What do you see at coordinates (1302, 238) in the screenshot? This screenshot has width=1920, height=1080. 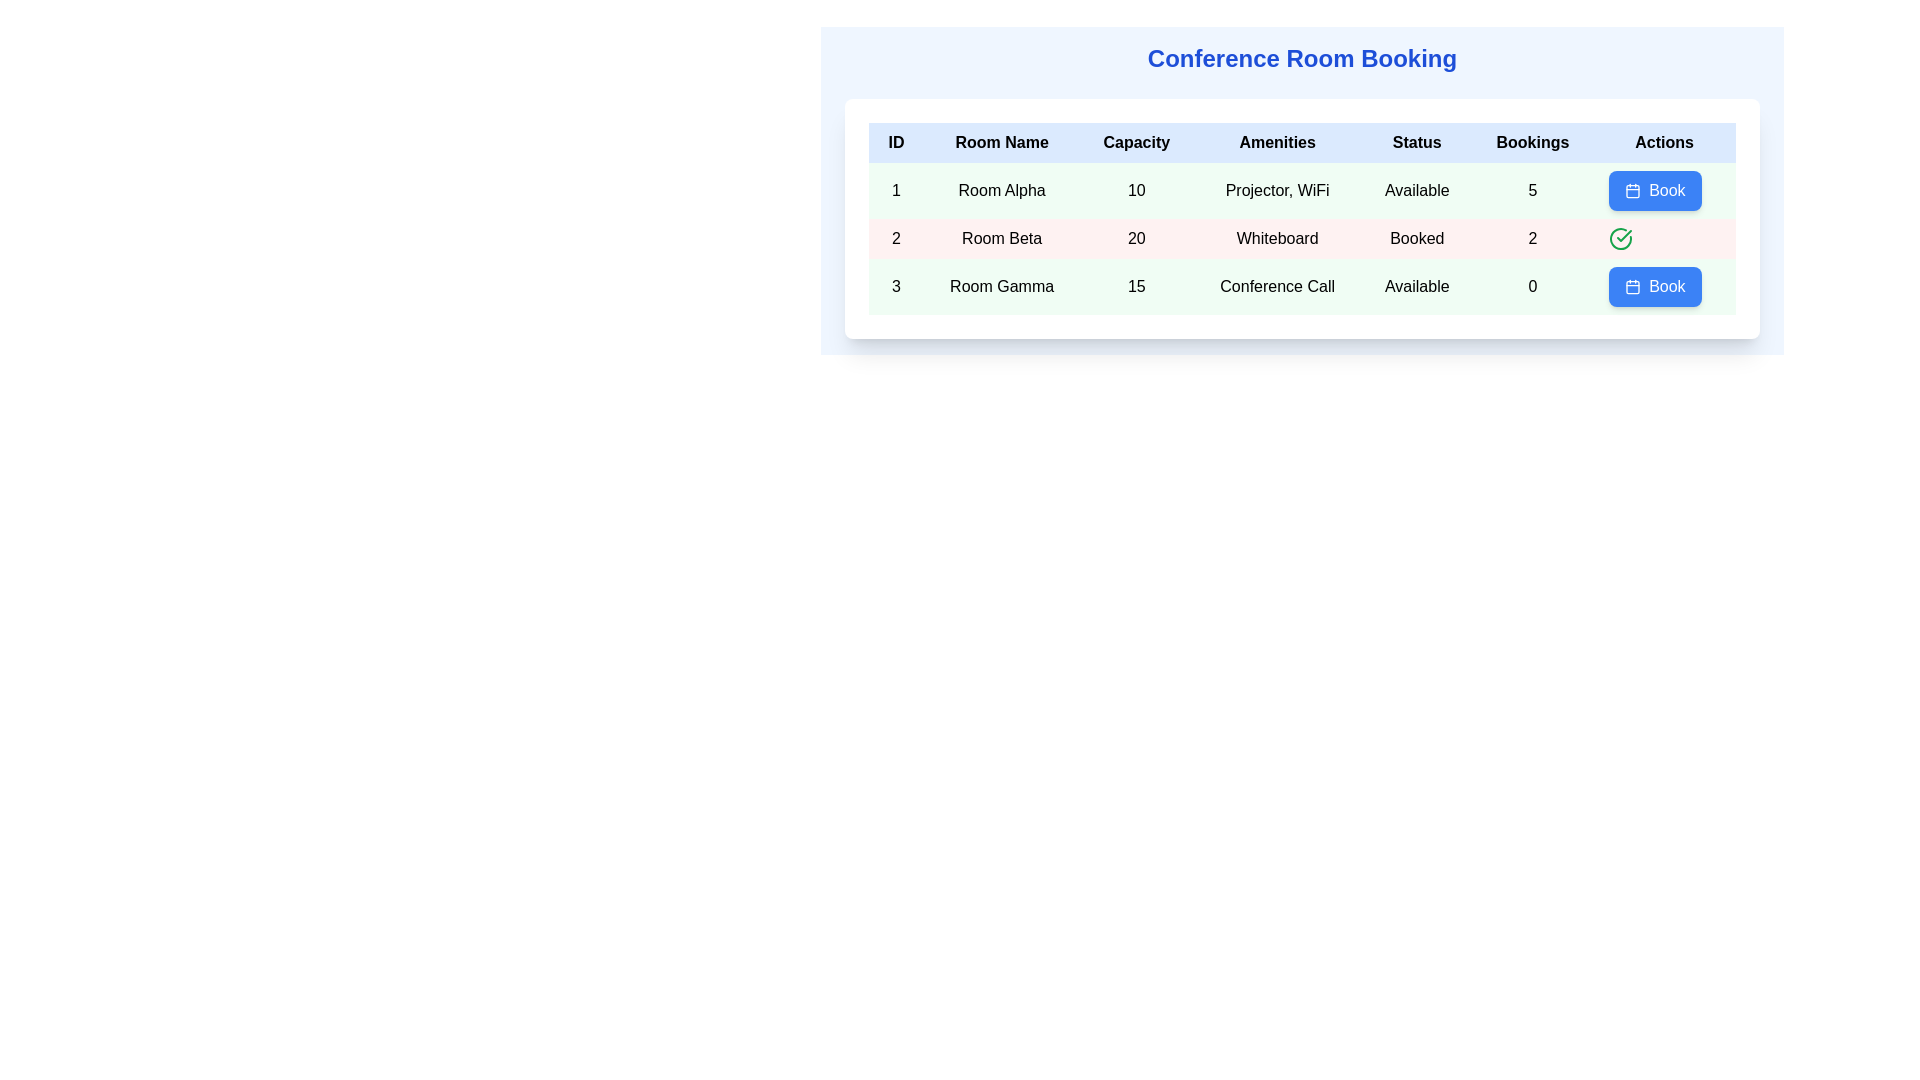 I see `the second row in the table under the header 'Conference Room Booking' that displays details about 'Room Beta', which includes '2', 'Room Beta', '20', 'Whiteboard', 'Booked', '2', and a green checkmark icon` at bounding box center [1302, 238].